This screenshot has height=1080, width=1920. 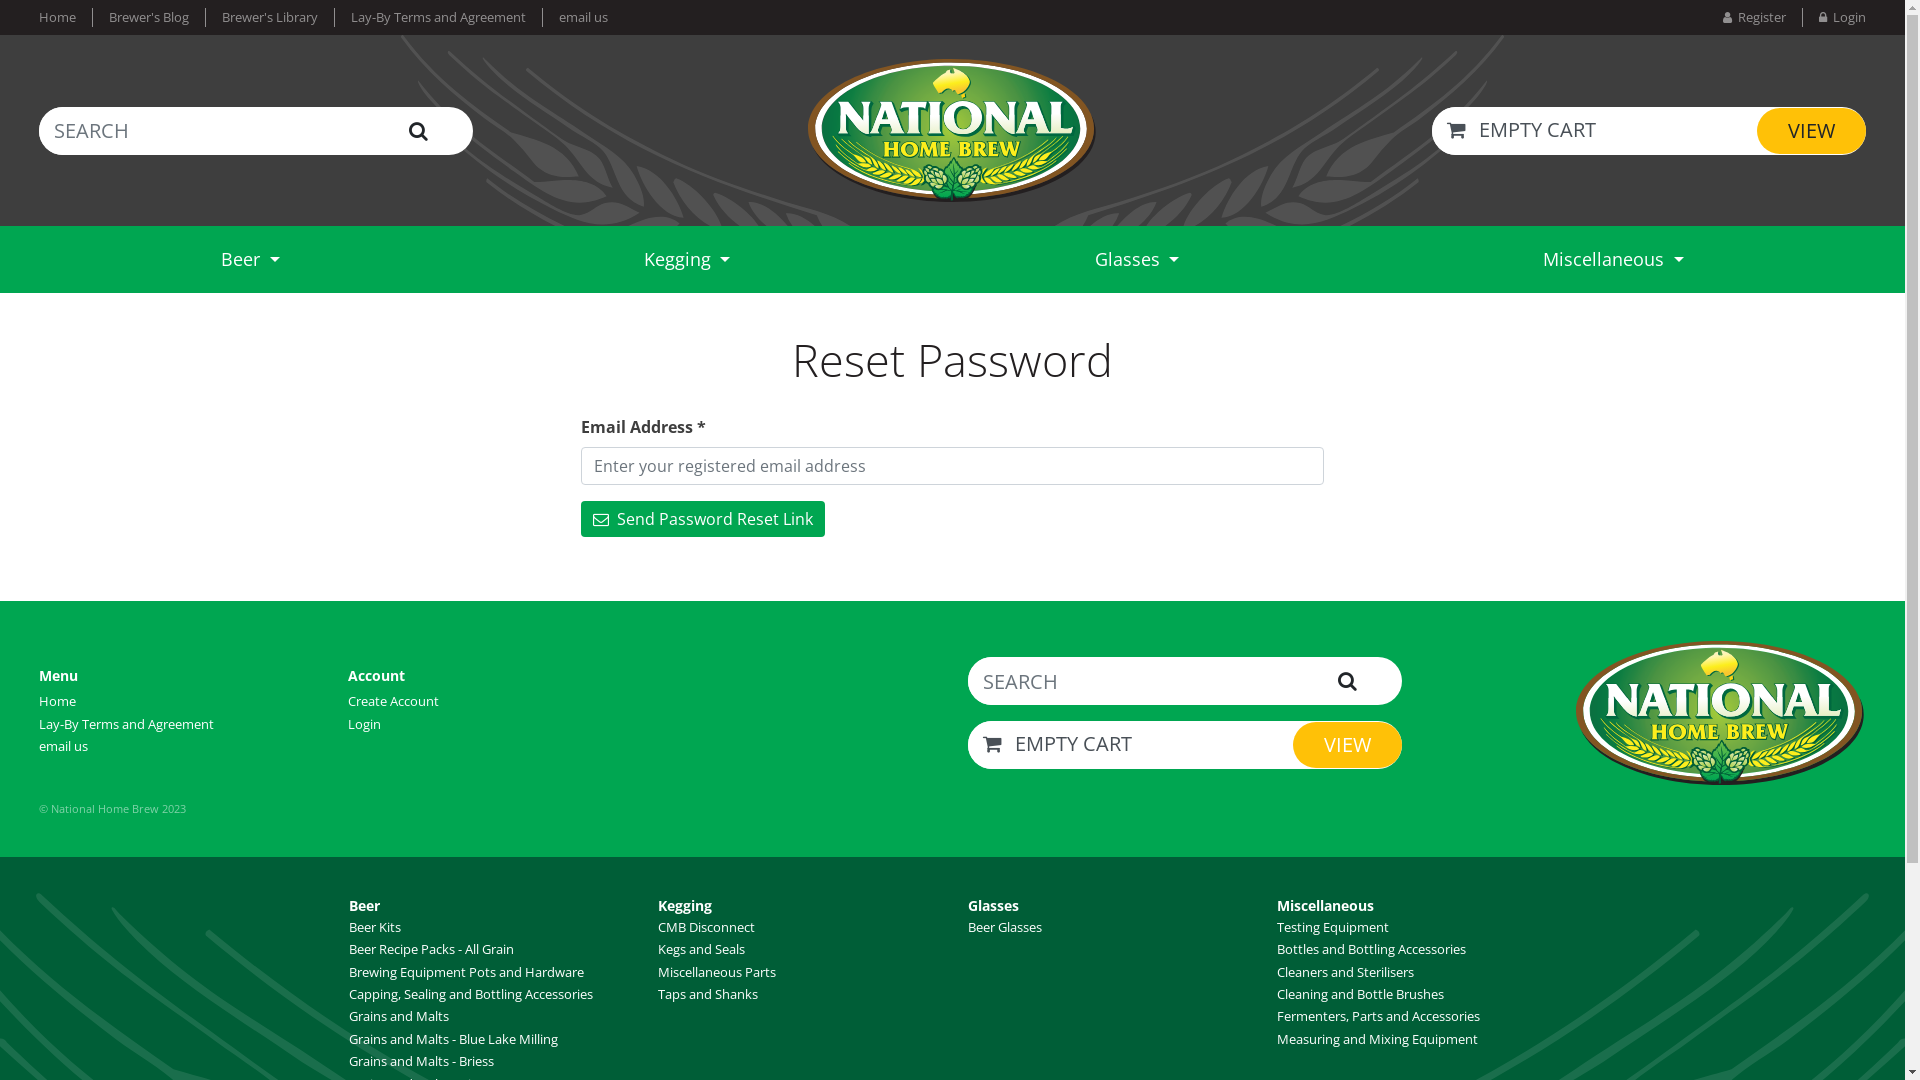 What do you see at coordinates (125, 722) in the screenshot?
I see `'Lay-By Terms and Agreement'` at bounding box center [125, 722].